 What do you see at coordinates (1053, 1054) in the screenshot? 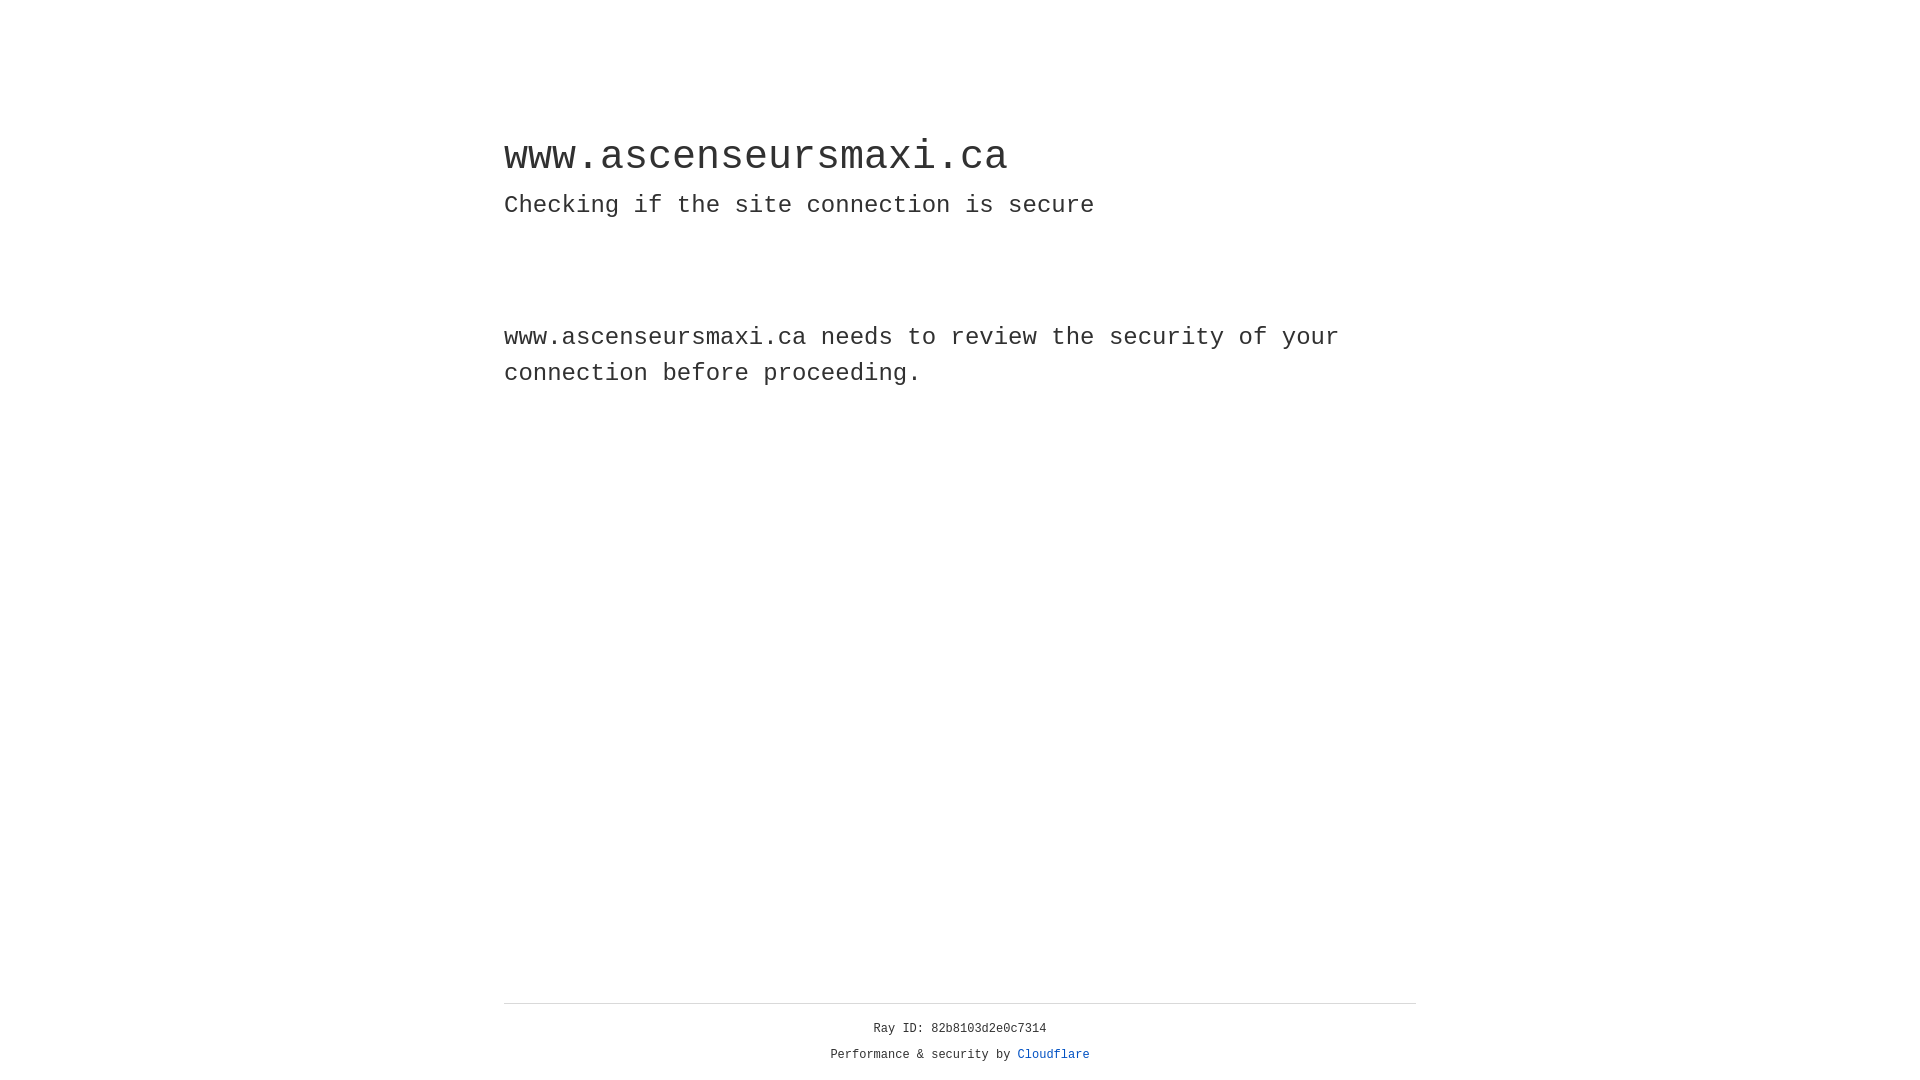
I see `'Cloudflare'` at bounding box center [1053, 1054].